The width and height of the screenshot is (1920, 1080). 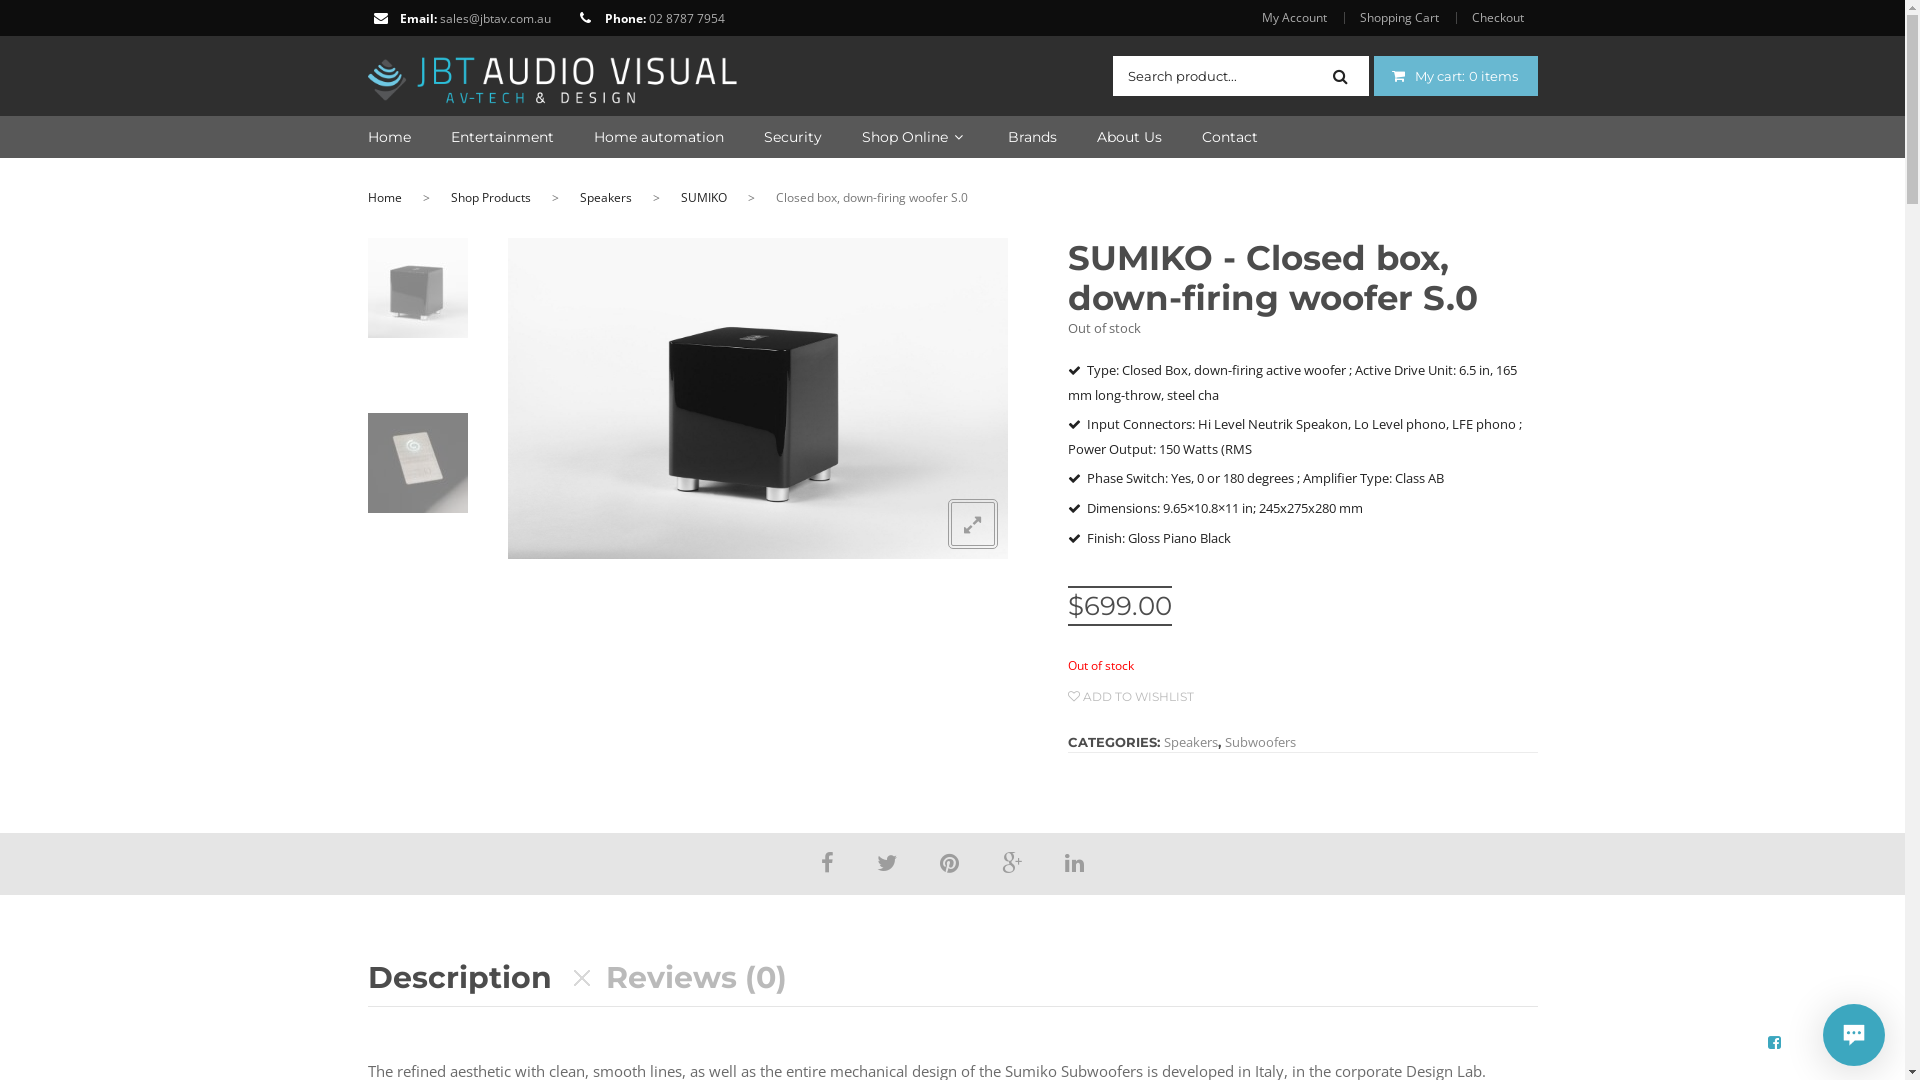 What do you see at coordinates (1131, 695) in the screenshot?
I see `'ADD TO WISHLIST'` at bounding box center [1131, 695].